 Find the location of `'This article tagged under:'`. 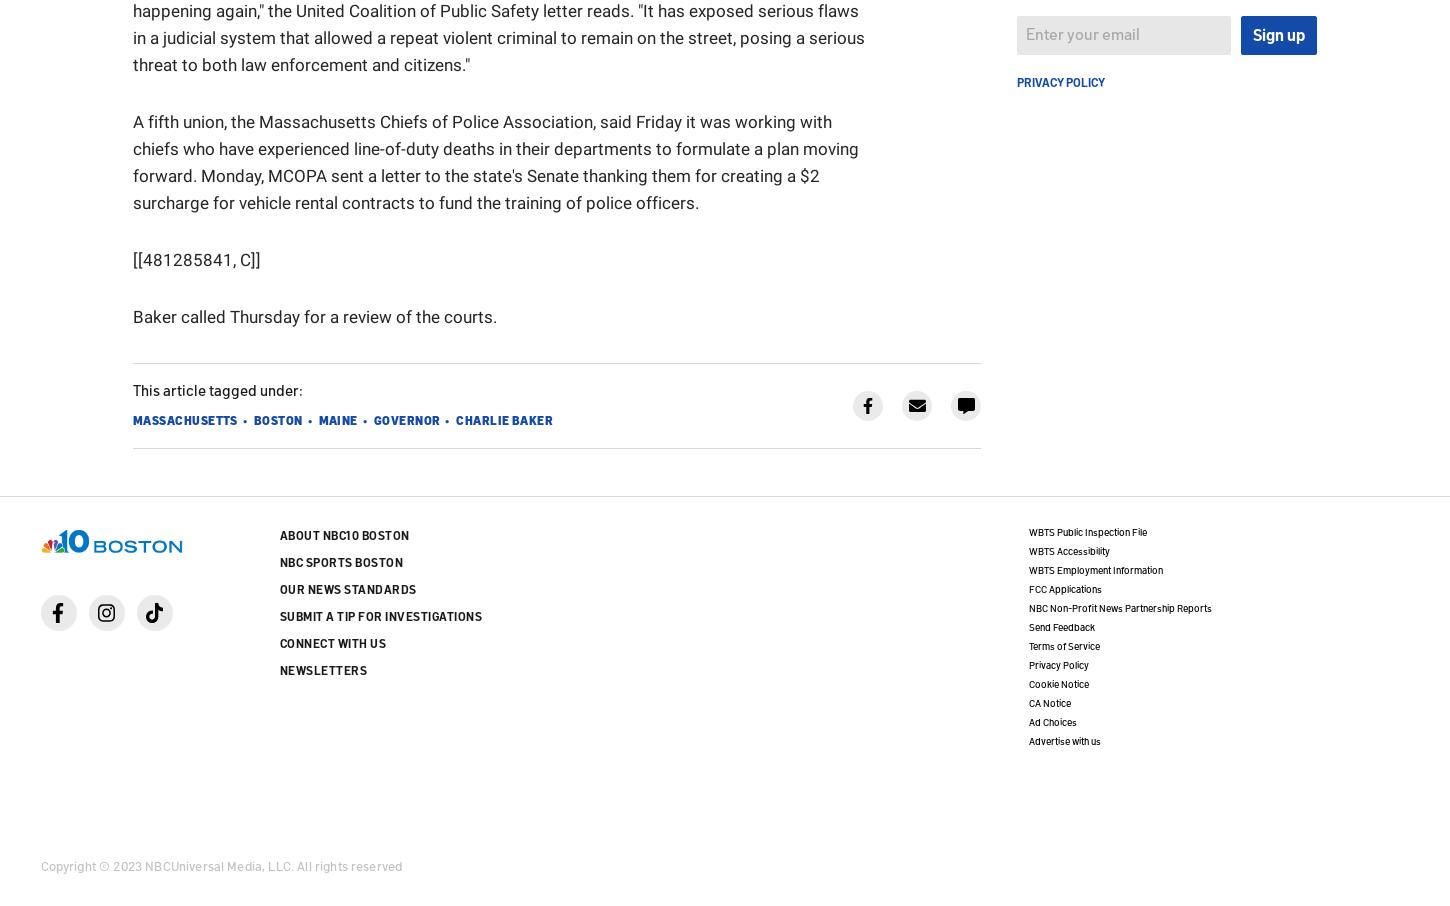

'This article tagged under:' is located at coordinates (216, 387).